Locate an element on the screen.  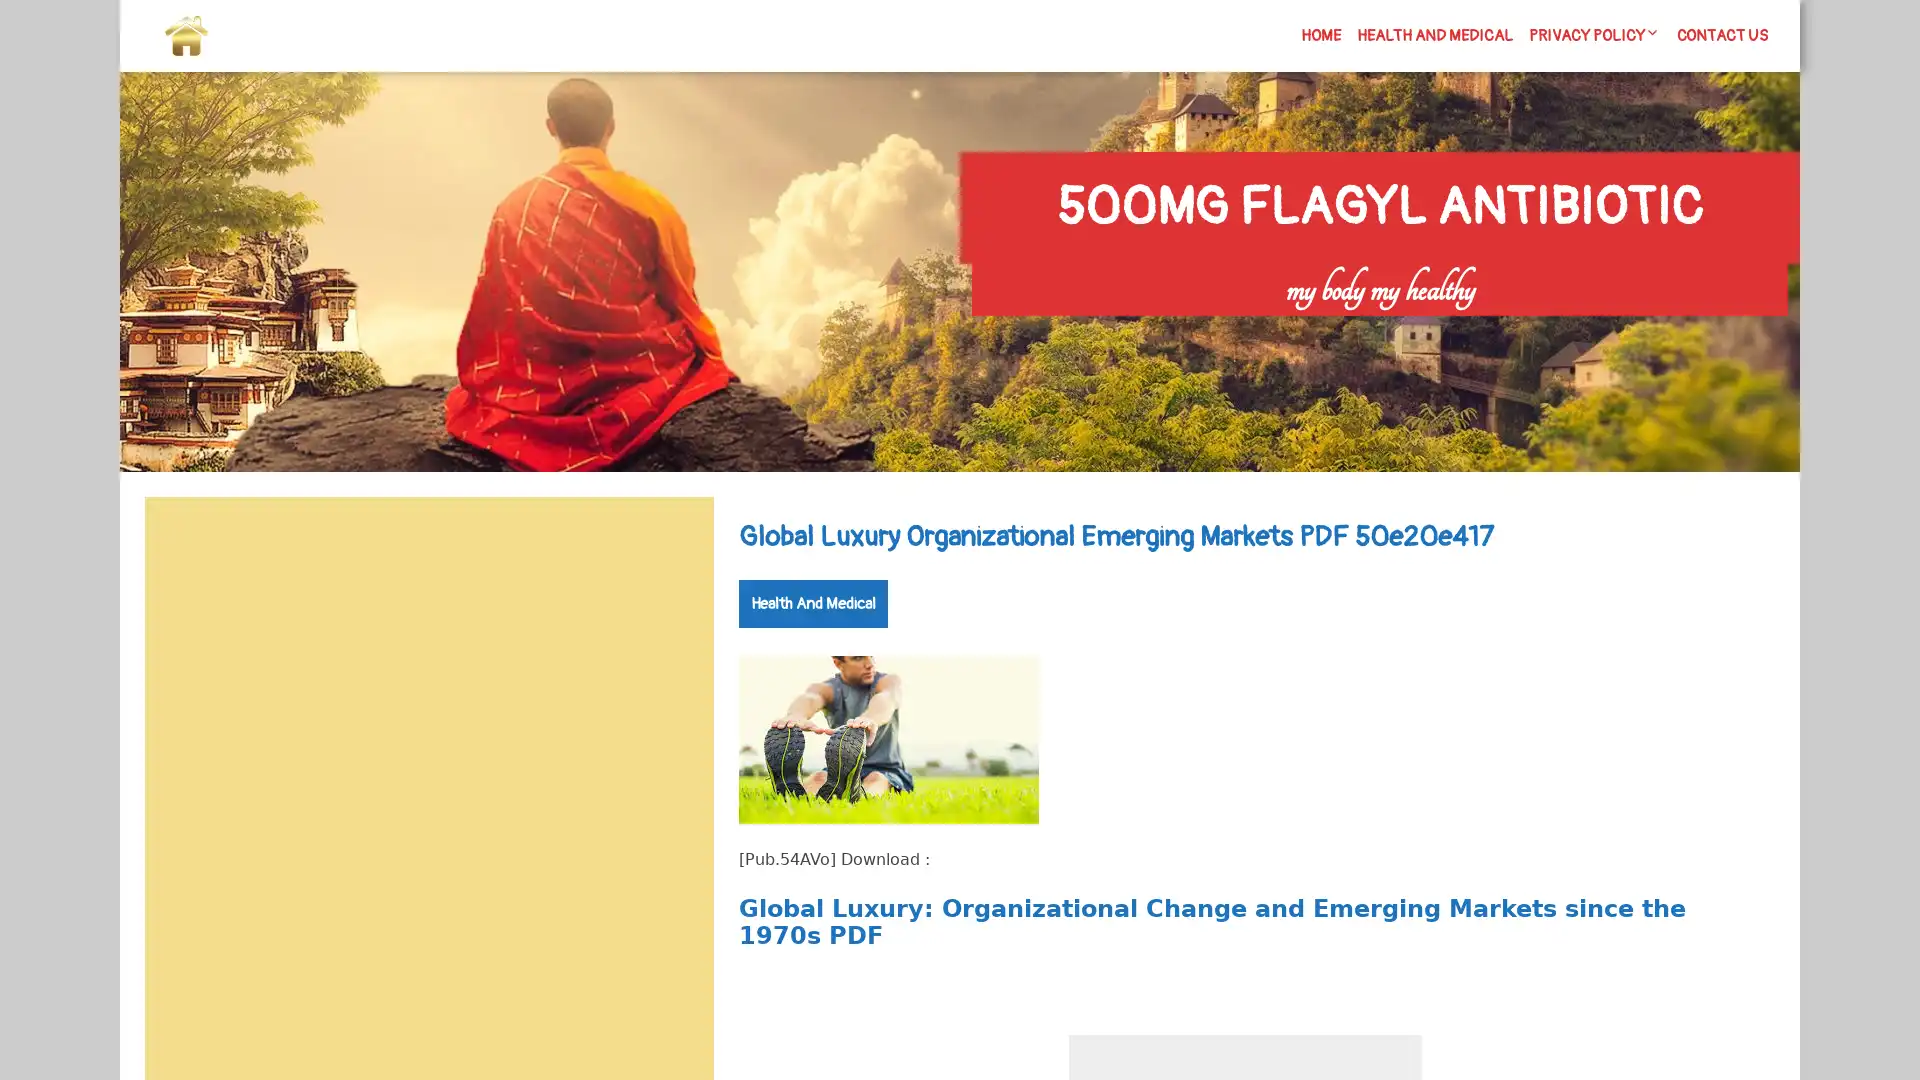
Search is located at coordinates (667, 545).